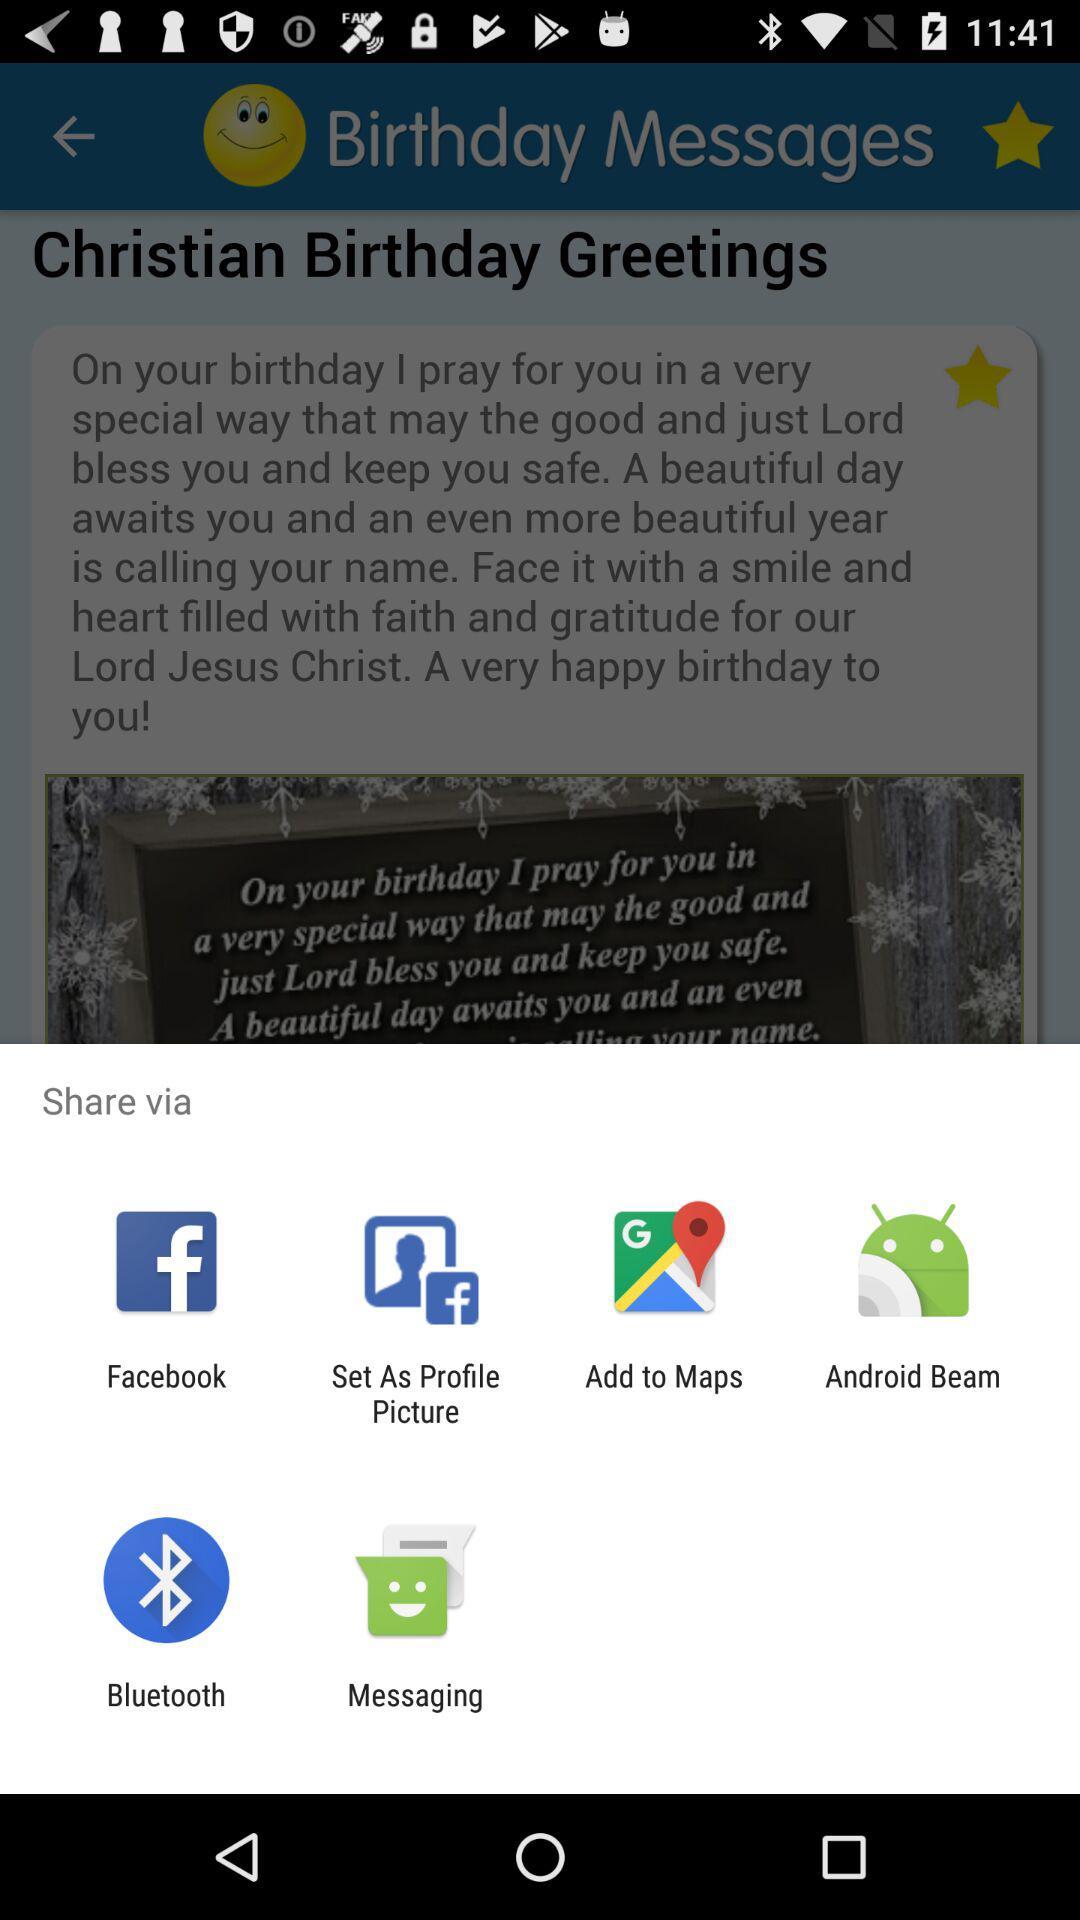 This screenshot has width=1080, height=1920. I want to click on icon next to the facebook app, so click(414, 1392).